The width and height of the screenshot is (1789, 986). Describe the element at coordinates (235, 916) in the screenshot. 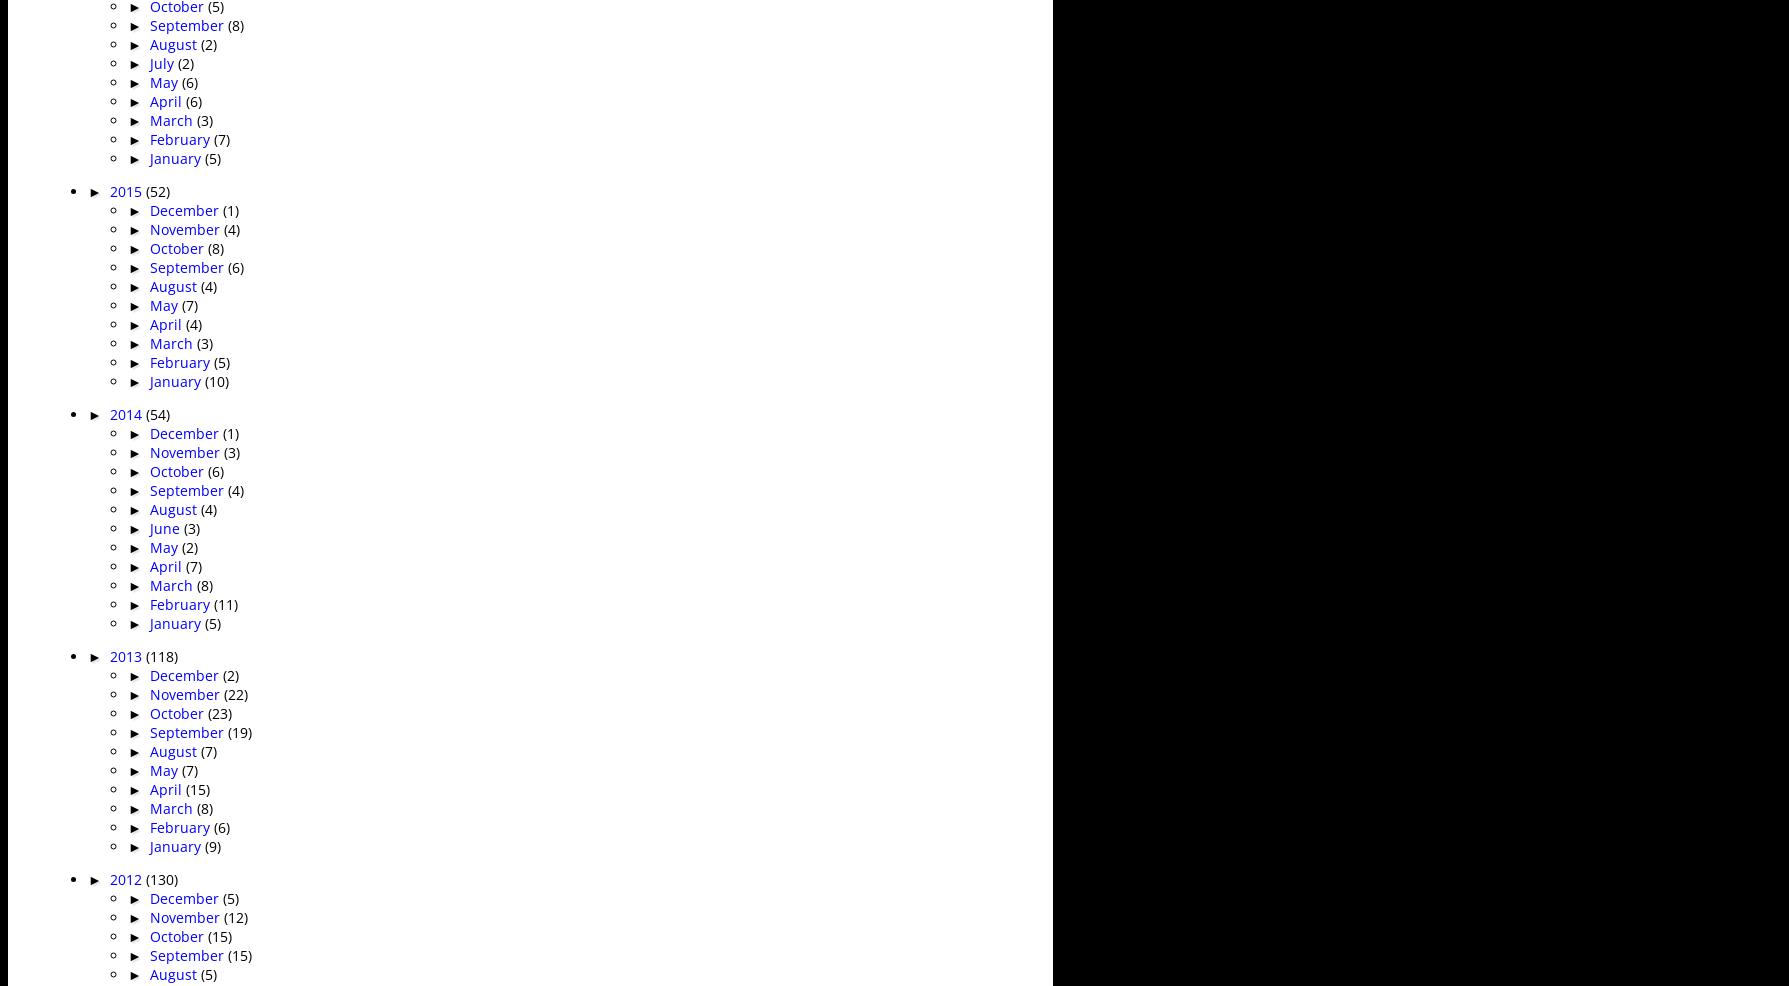

I see `'(12)'` at that location.